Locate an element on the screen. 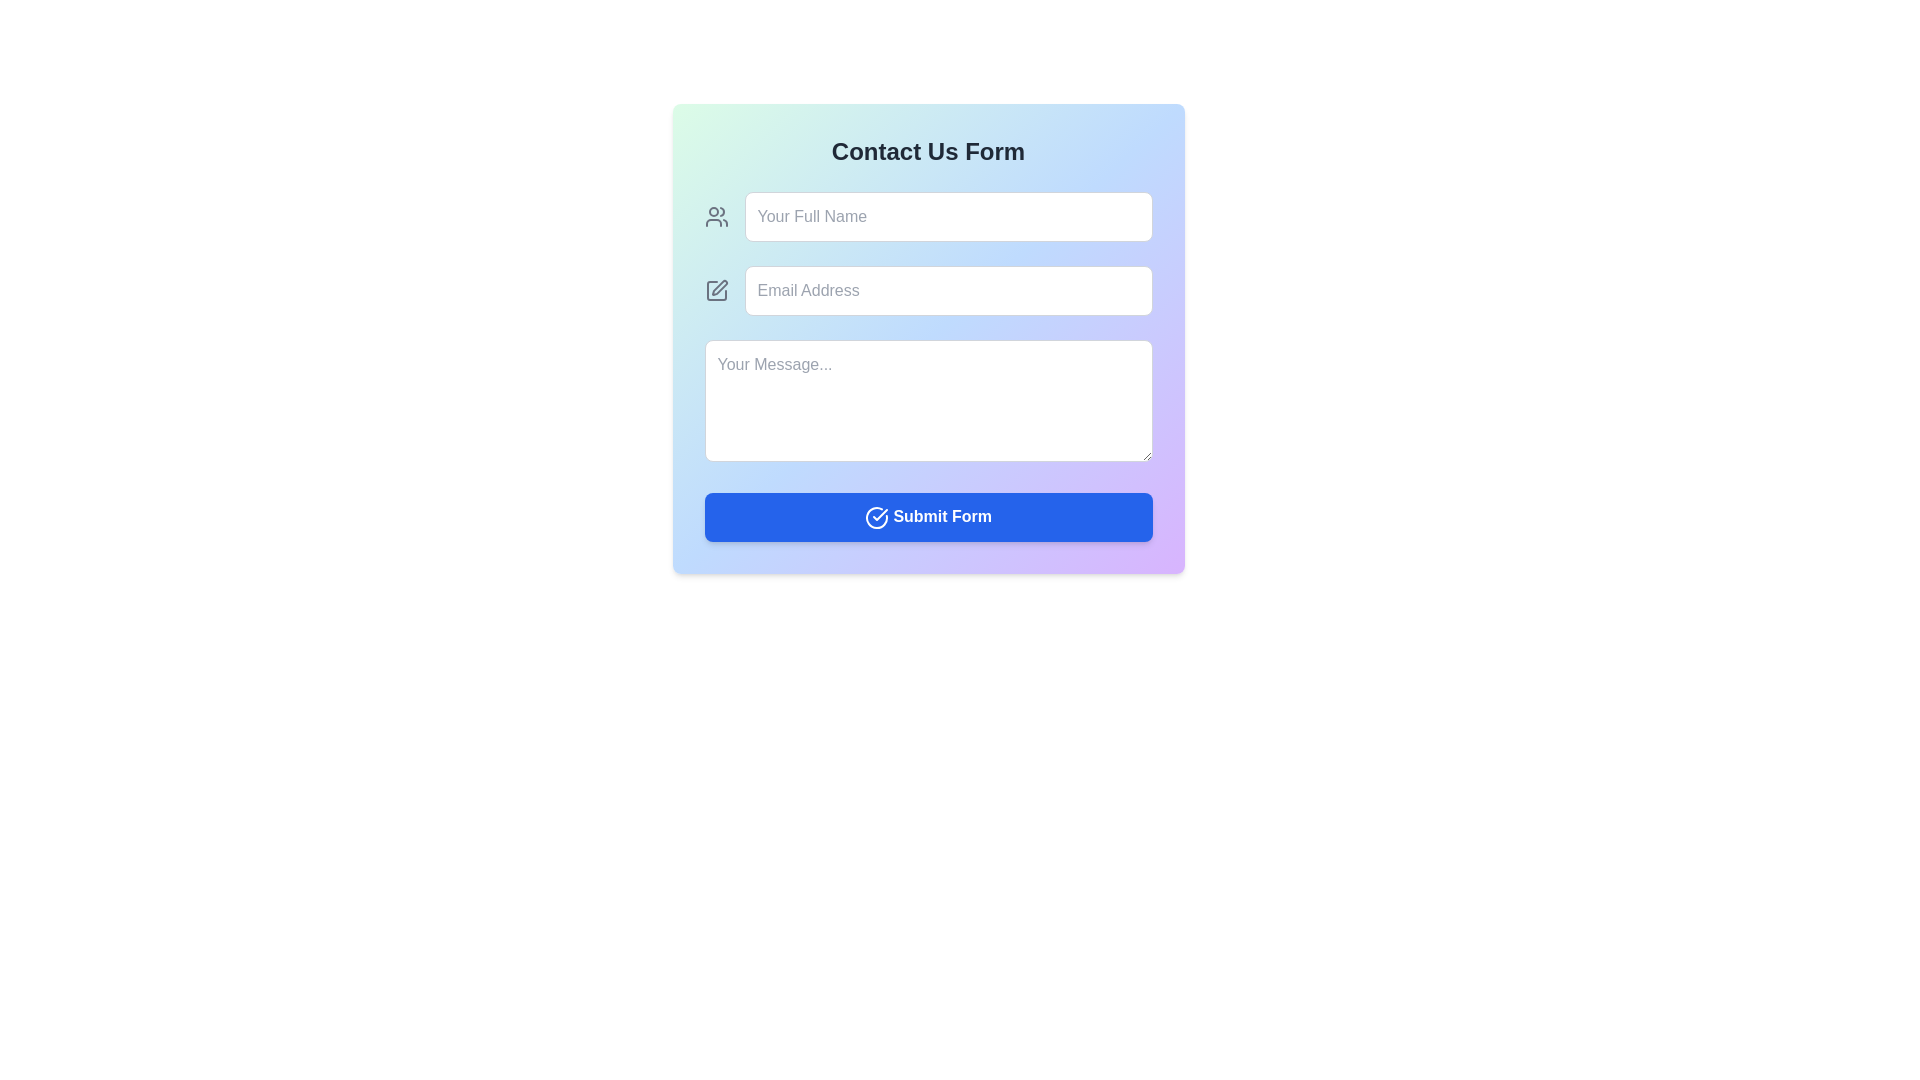 This screenshot has width=1920, height=1080. the decorative icon representing users, which is located to the left of the 'Your Full Name' input field in the contact form layout is located at coordinates (716, 216).